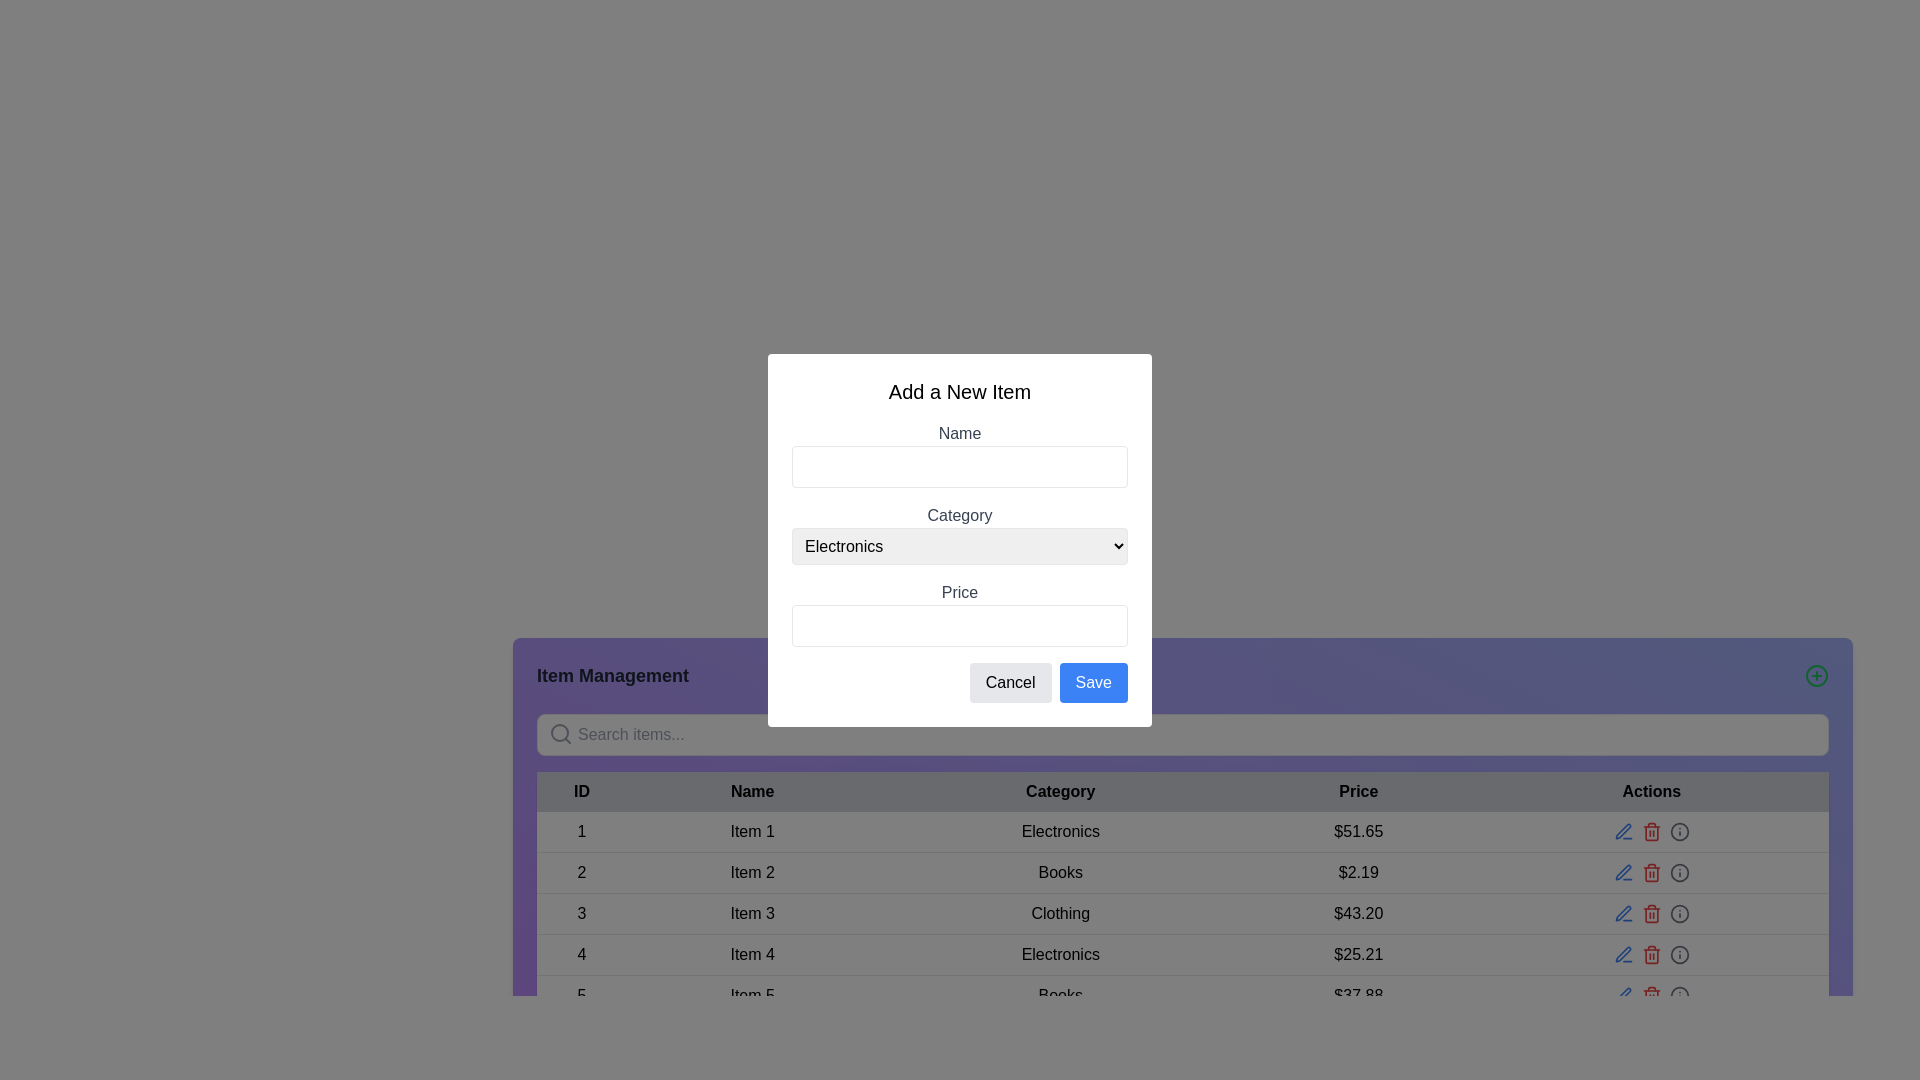 The height and width of the screenshot is (1080, 1920). I want to click on the delete icon in the Actions column of the table row, so click(1651, 954).